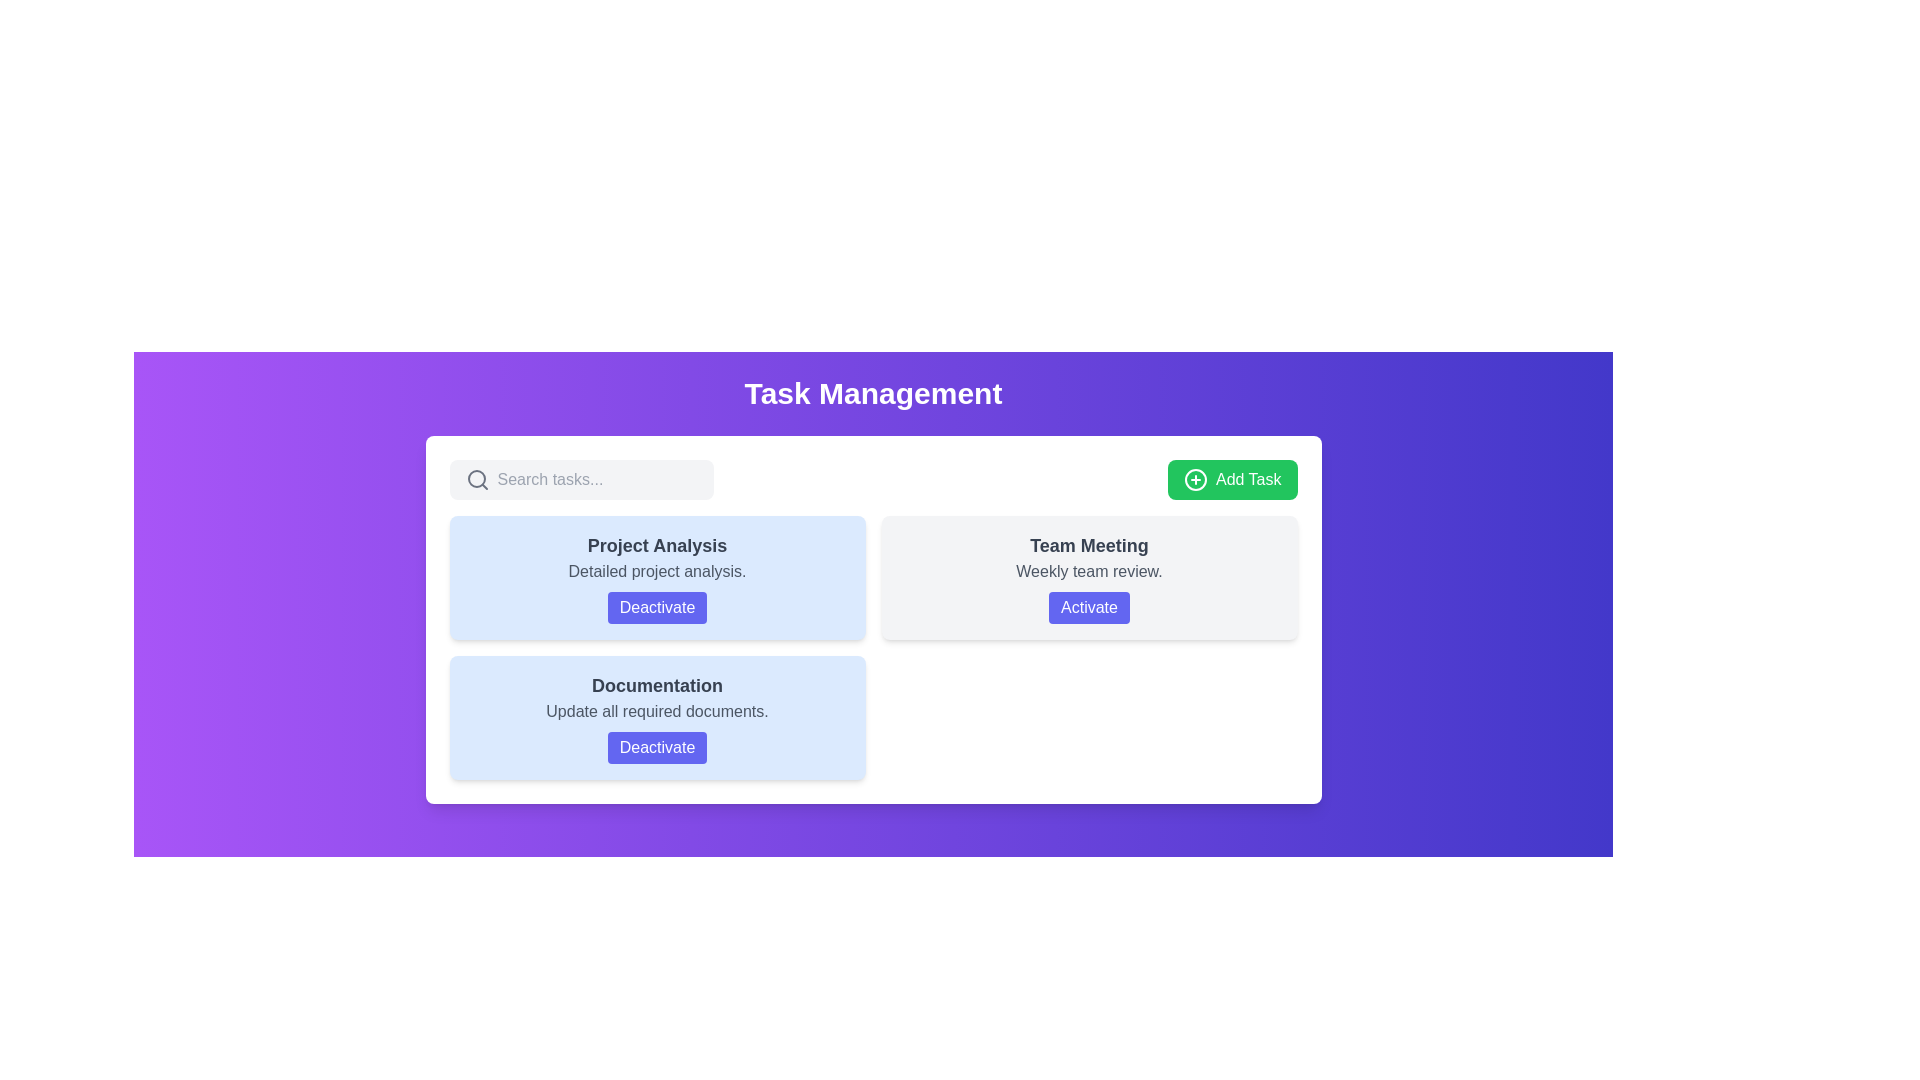 This screenshot has width=1920, height=1080. Describe the element at coordinates (657, 546) in the screenshot. I see `the bold text label displaying 'Project Analysis' in a gray color, located at the top-center of a blue card-like box in the upper left quadrant of the main panel` at that location.